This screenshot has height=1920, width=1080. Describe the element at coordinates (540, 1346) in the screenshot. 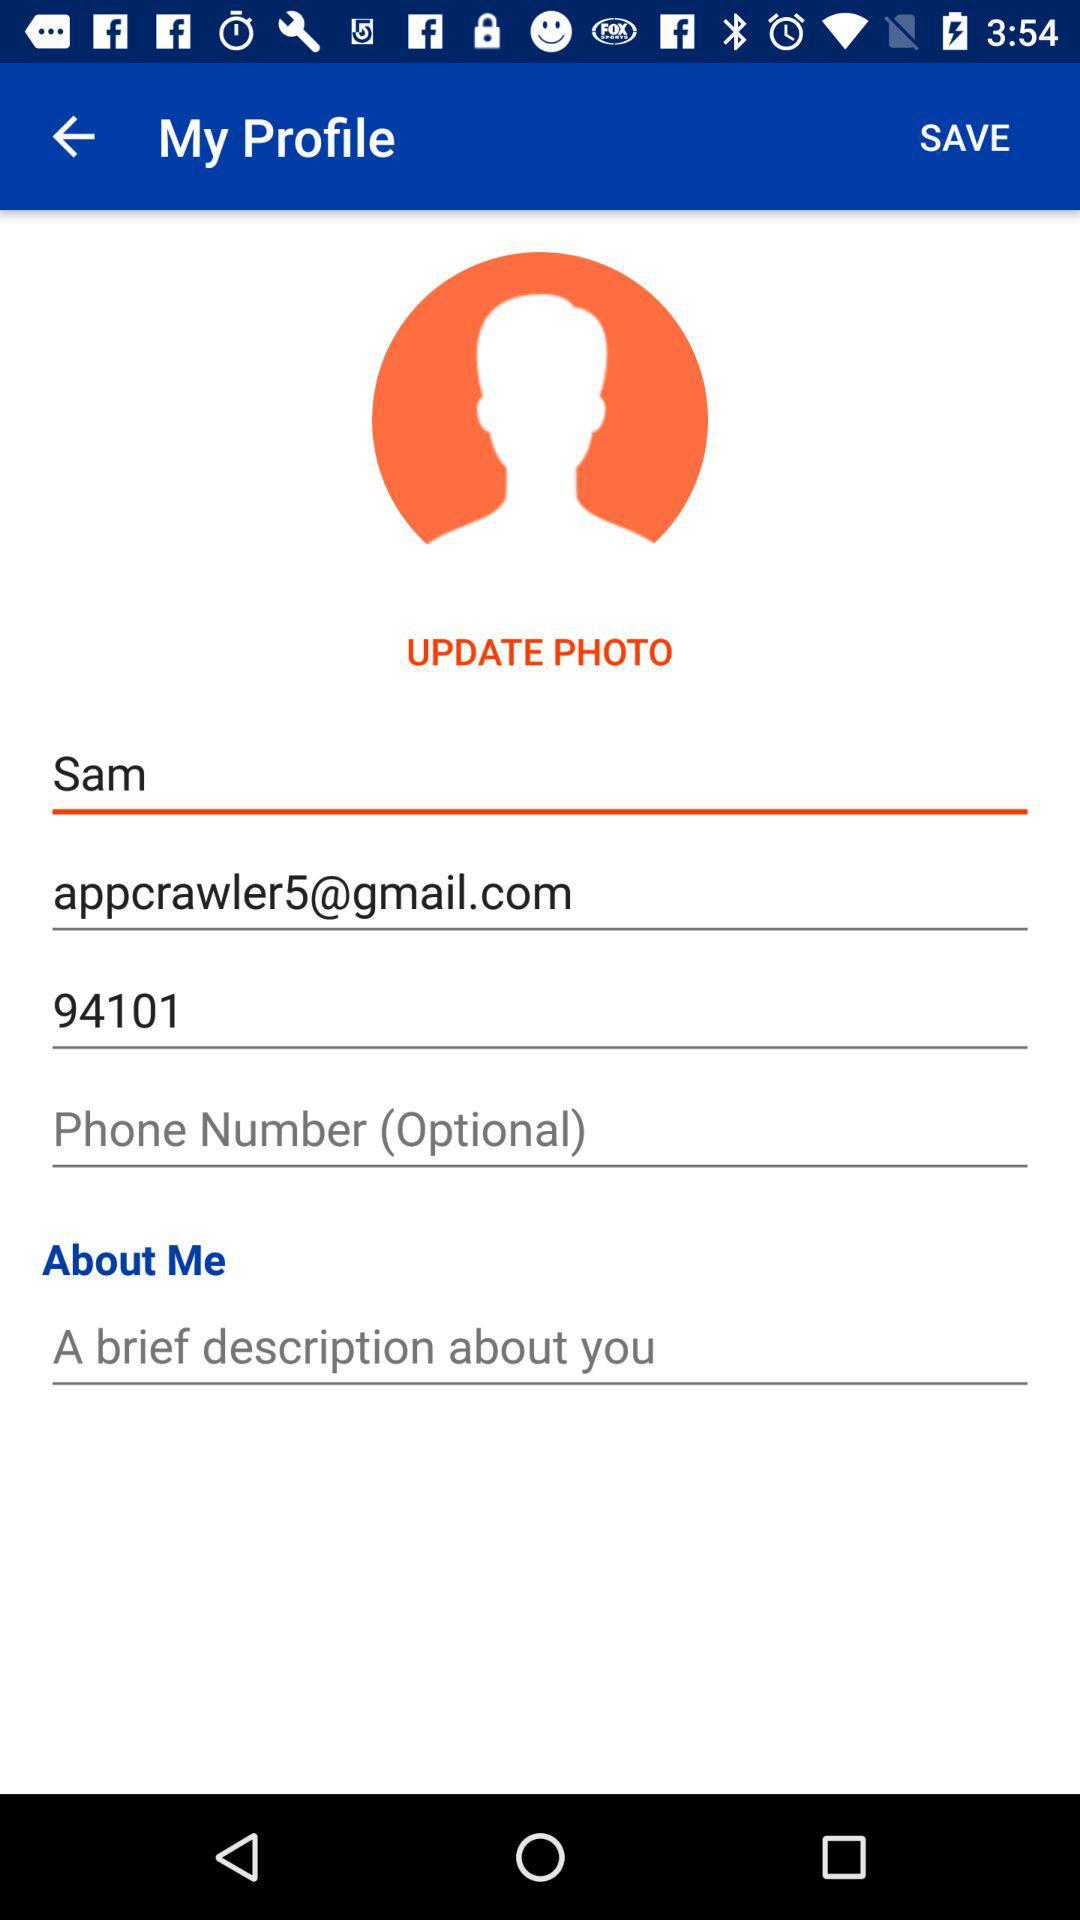

I see `description about yourself` at that location.